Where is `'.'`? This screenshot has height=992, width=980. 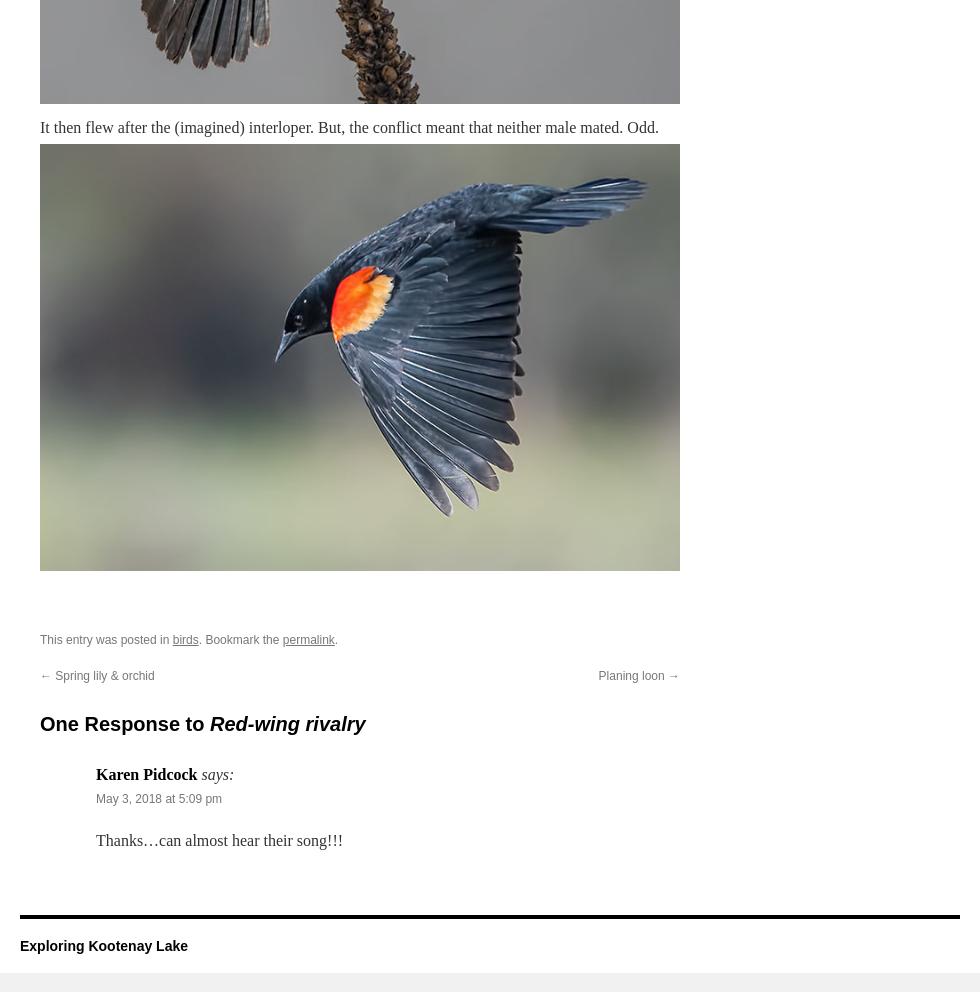 '.' is located at coordinates (336, 639).